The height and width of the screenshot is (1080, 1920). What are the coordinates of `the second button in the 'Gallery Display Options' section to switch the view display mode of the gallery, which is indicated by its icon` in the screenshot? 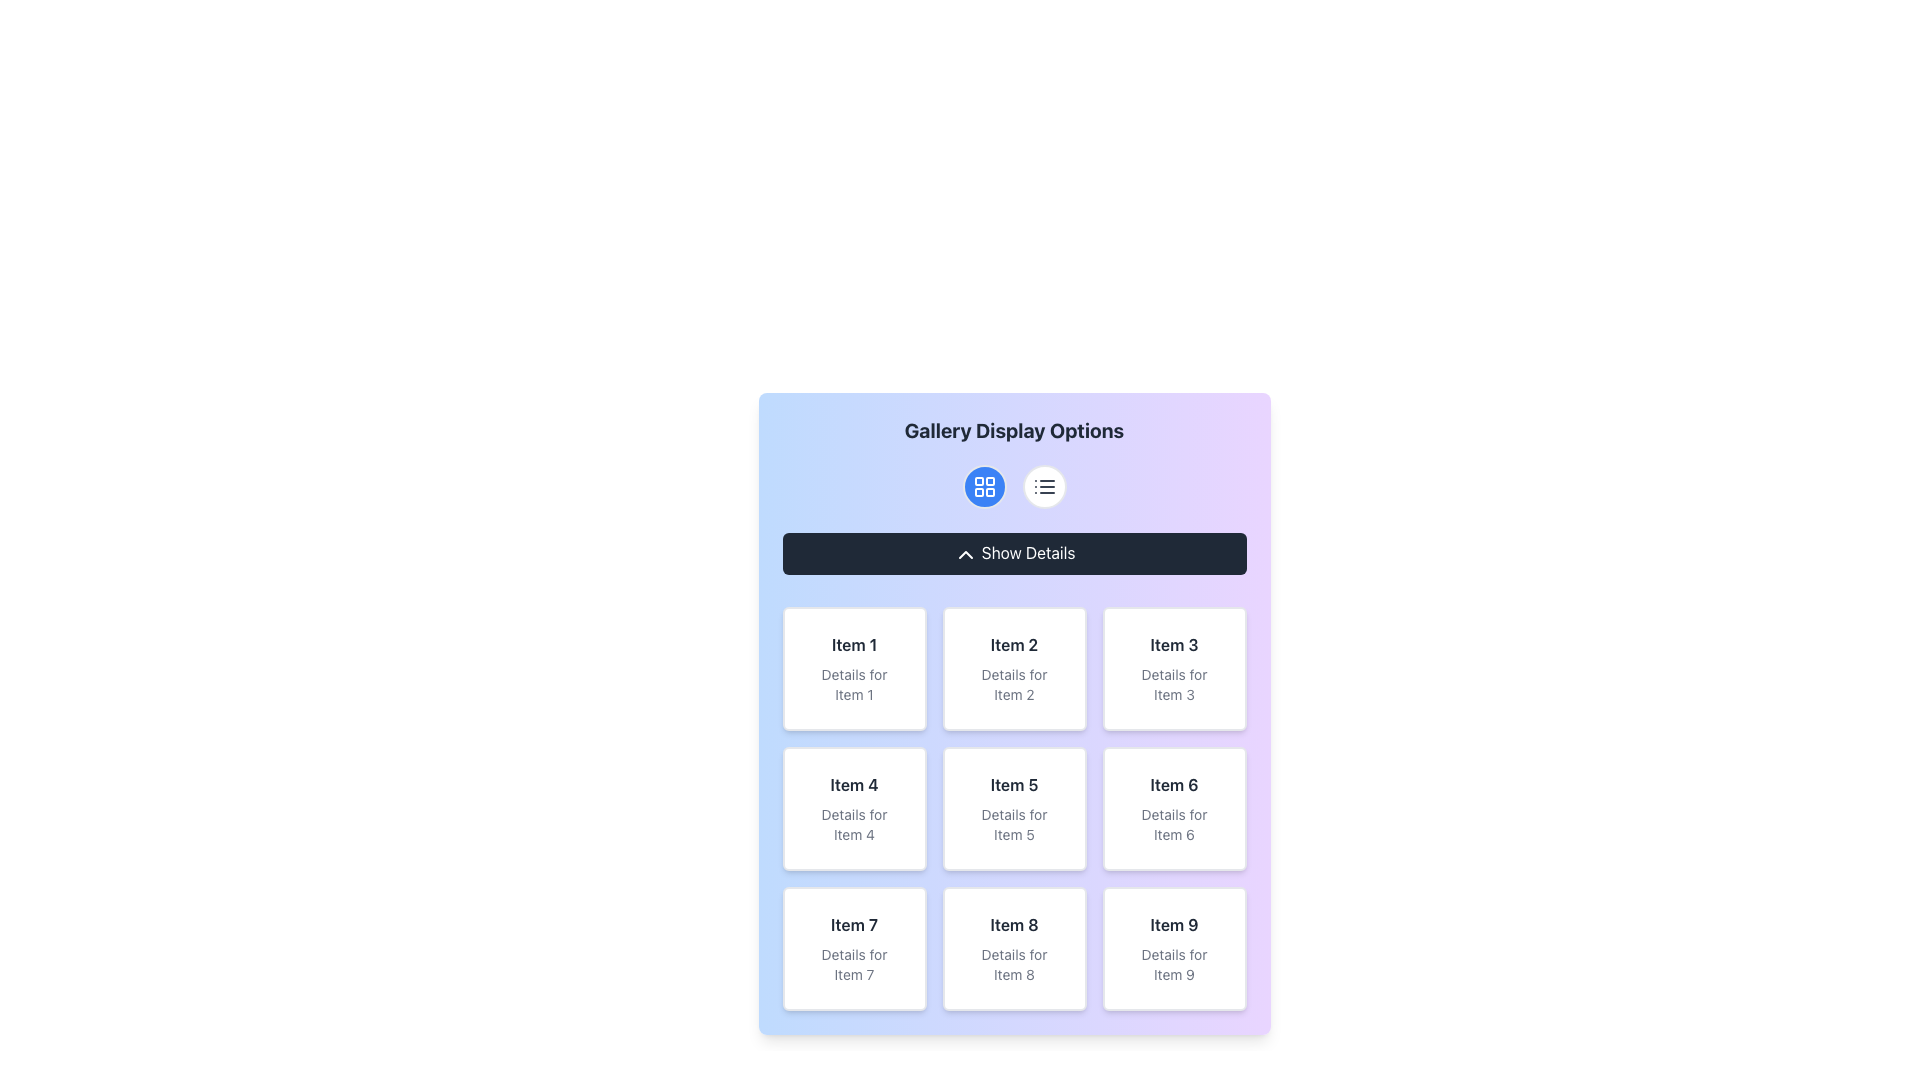 It's located at (1043, 486).